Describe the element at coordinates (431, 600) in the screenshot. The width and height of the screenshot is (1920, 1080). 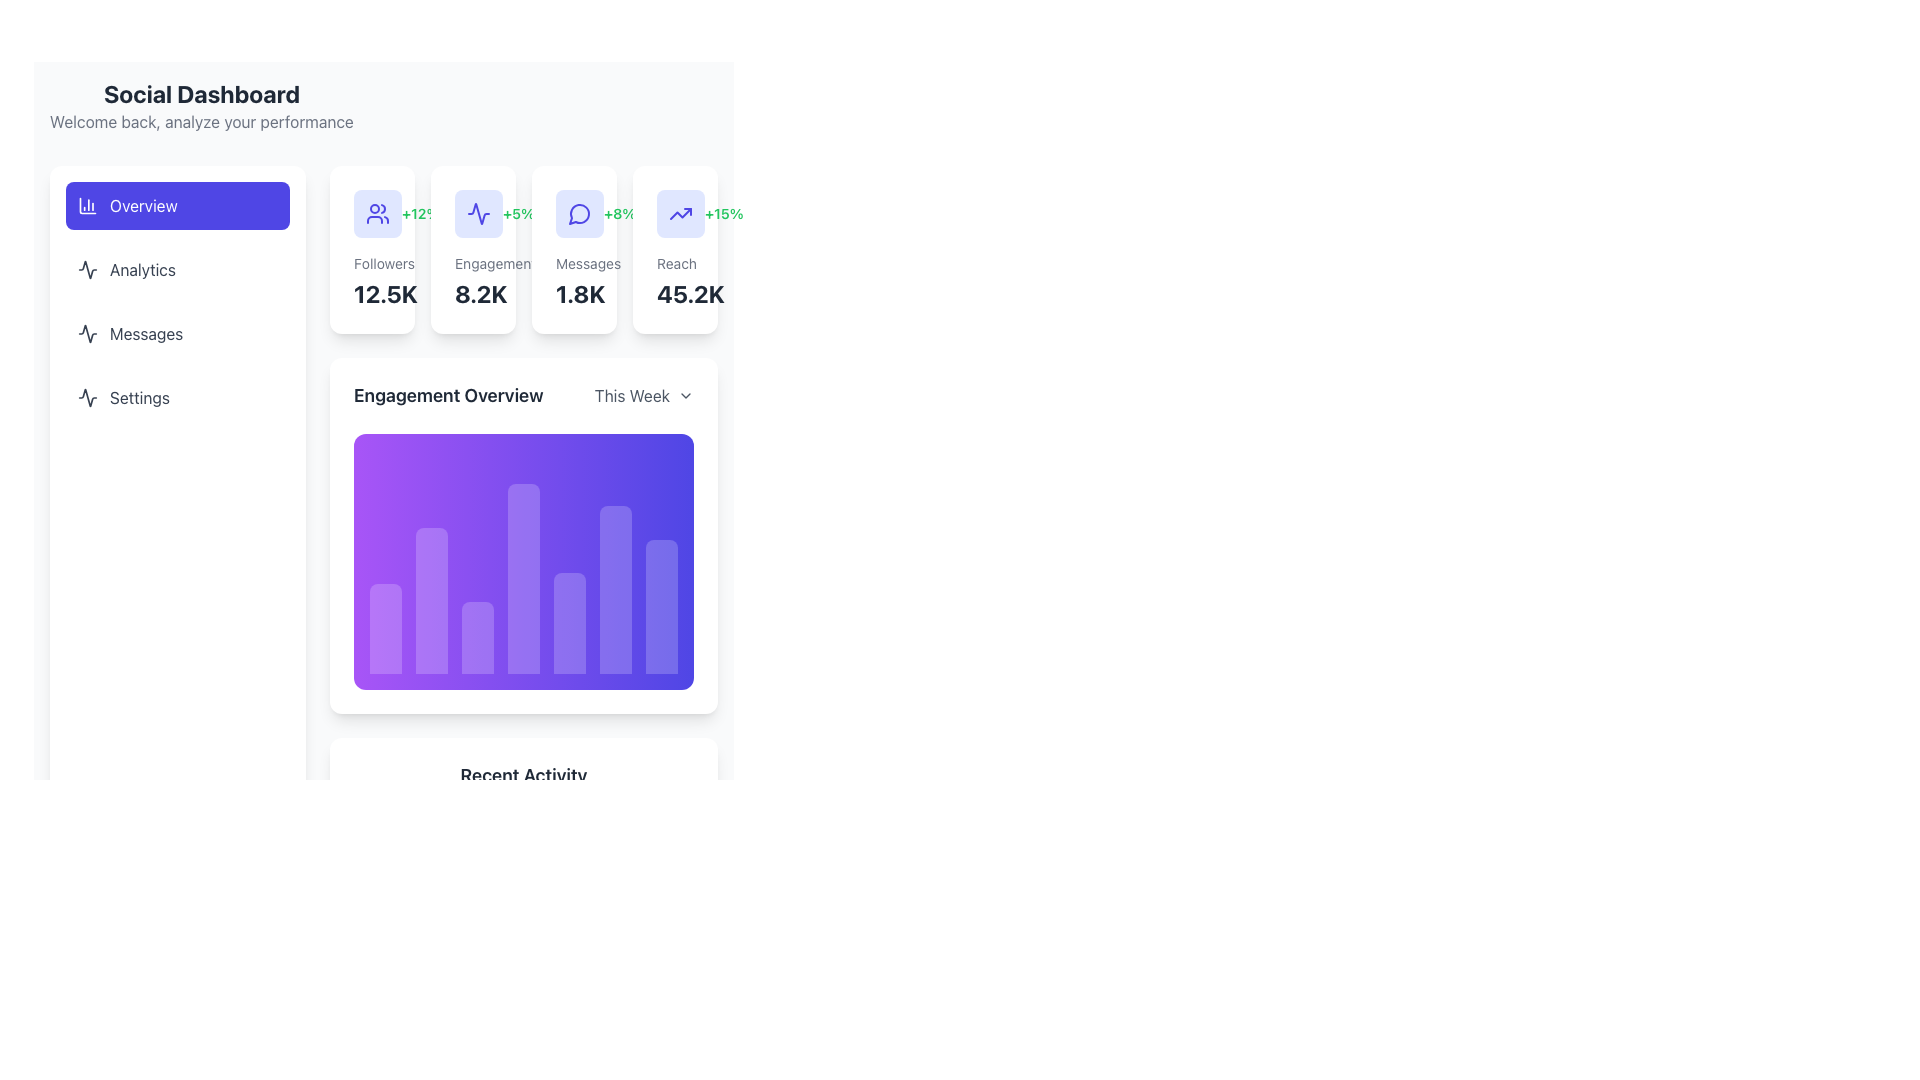
I see `the second vertical bar in the 'Engagement Overview' card of the dashboard, which has a rounded top edge and a white color at 20% opacity` at that location.